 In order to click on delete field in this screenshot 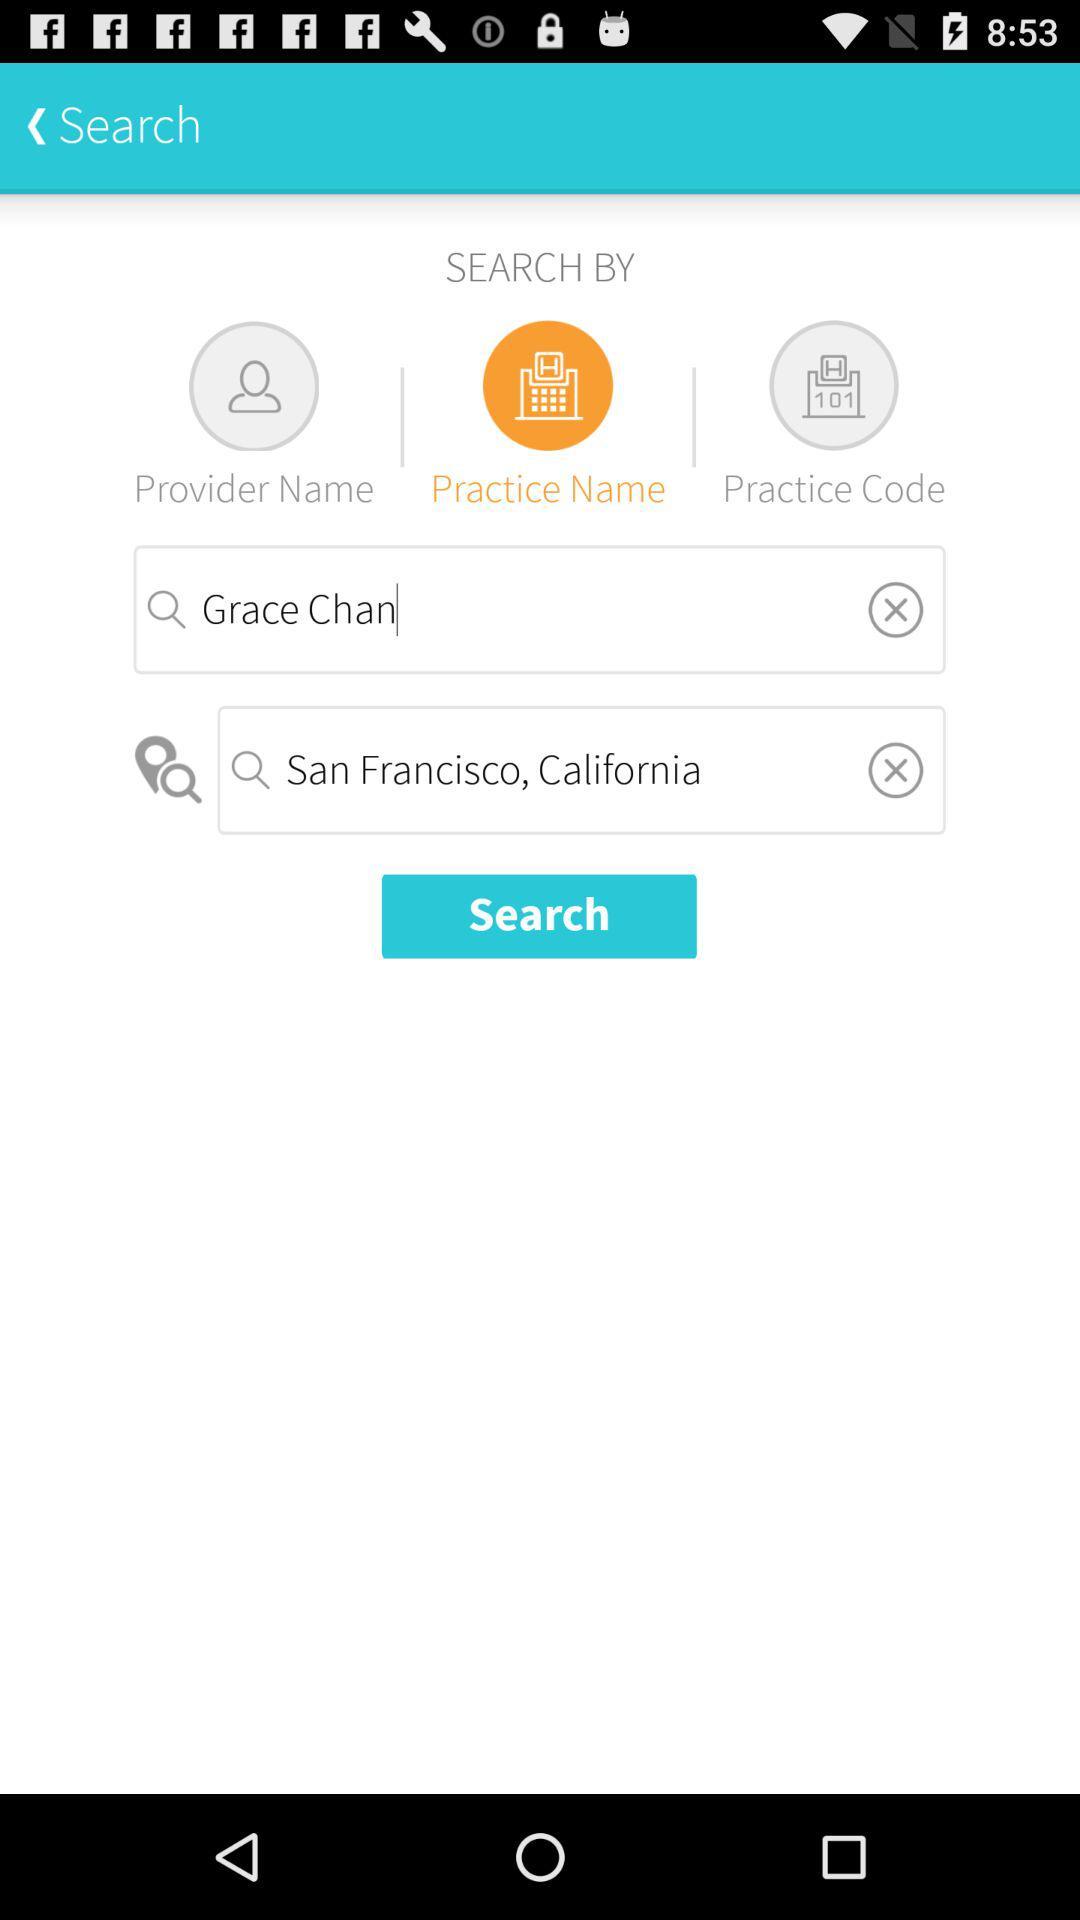, I will do `click(894, 768)`.